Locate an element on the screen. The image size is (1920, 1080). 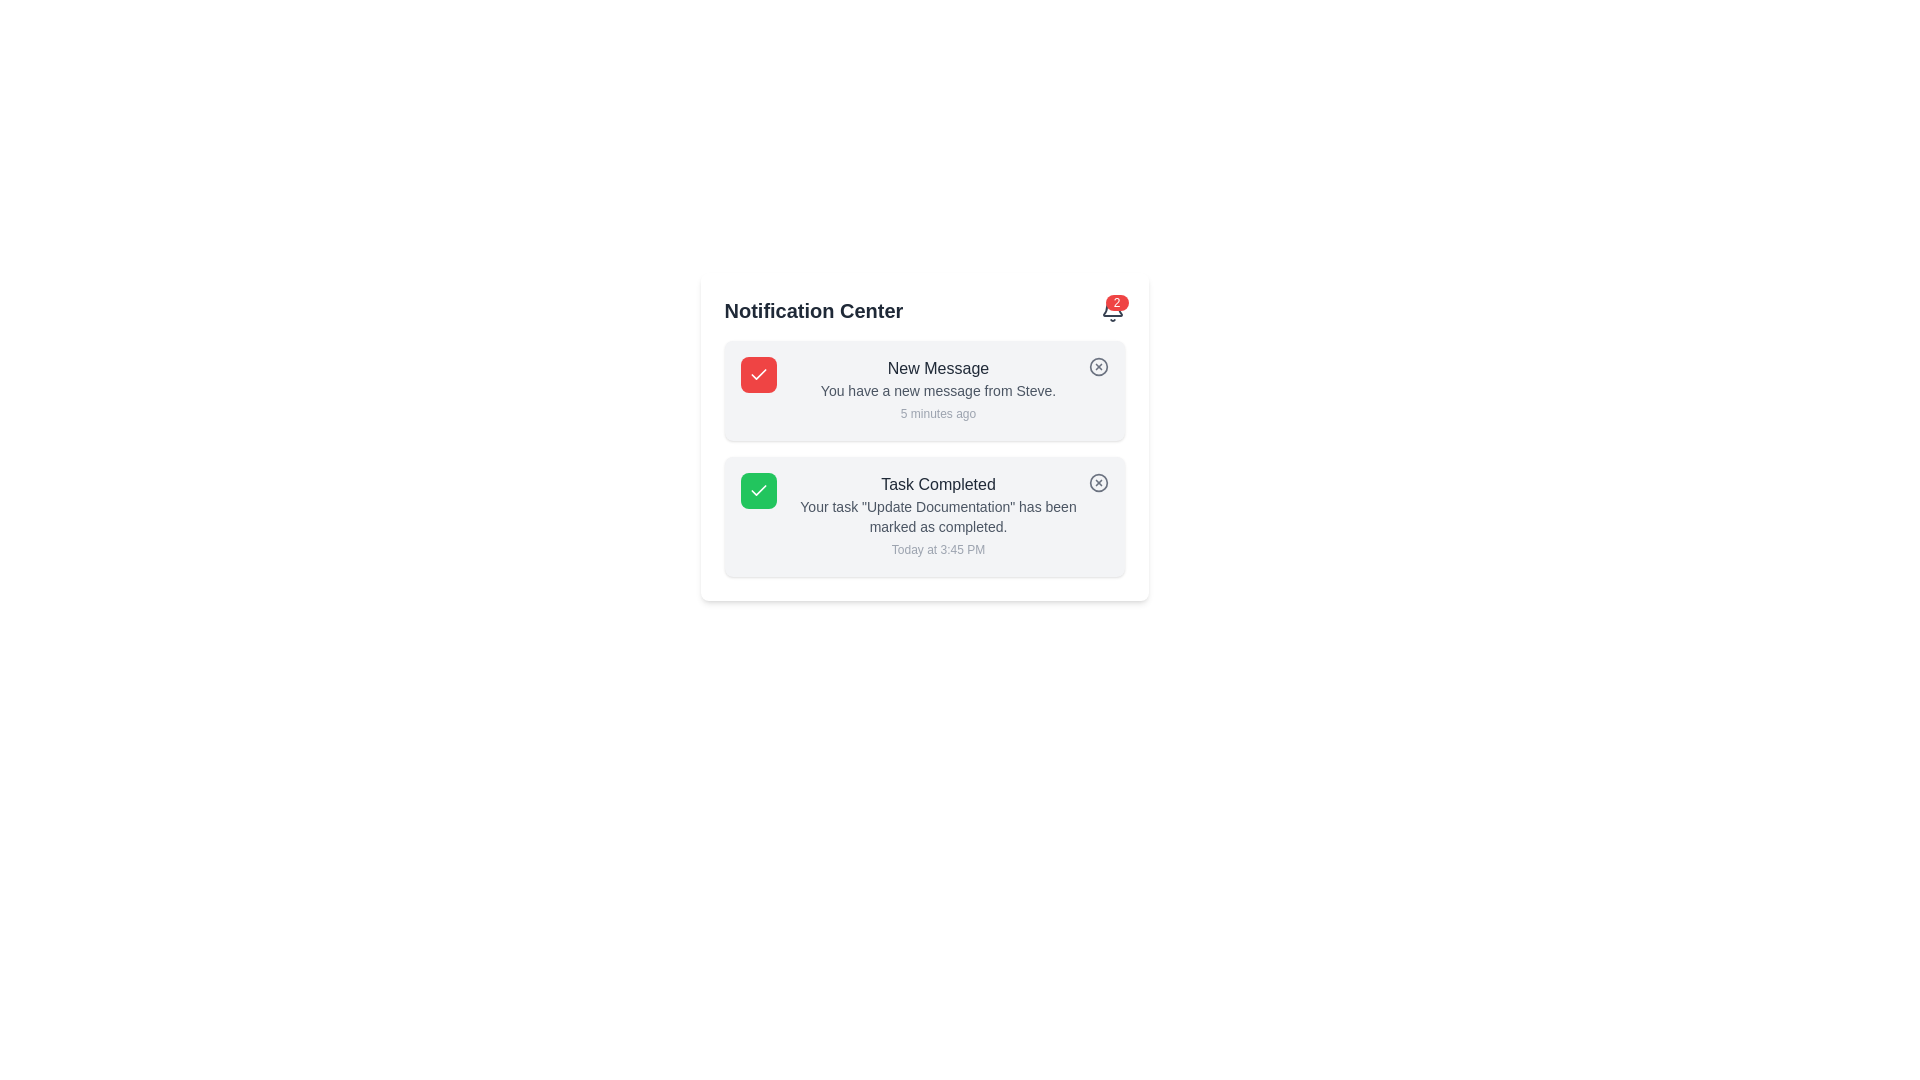
the Notification icon with a badge located at the far right of the header section in the Notification Center to check for new notifications is located at coordinates (1111, 311).